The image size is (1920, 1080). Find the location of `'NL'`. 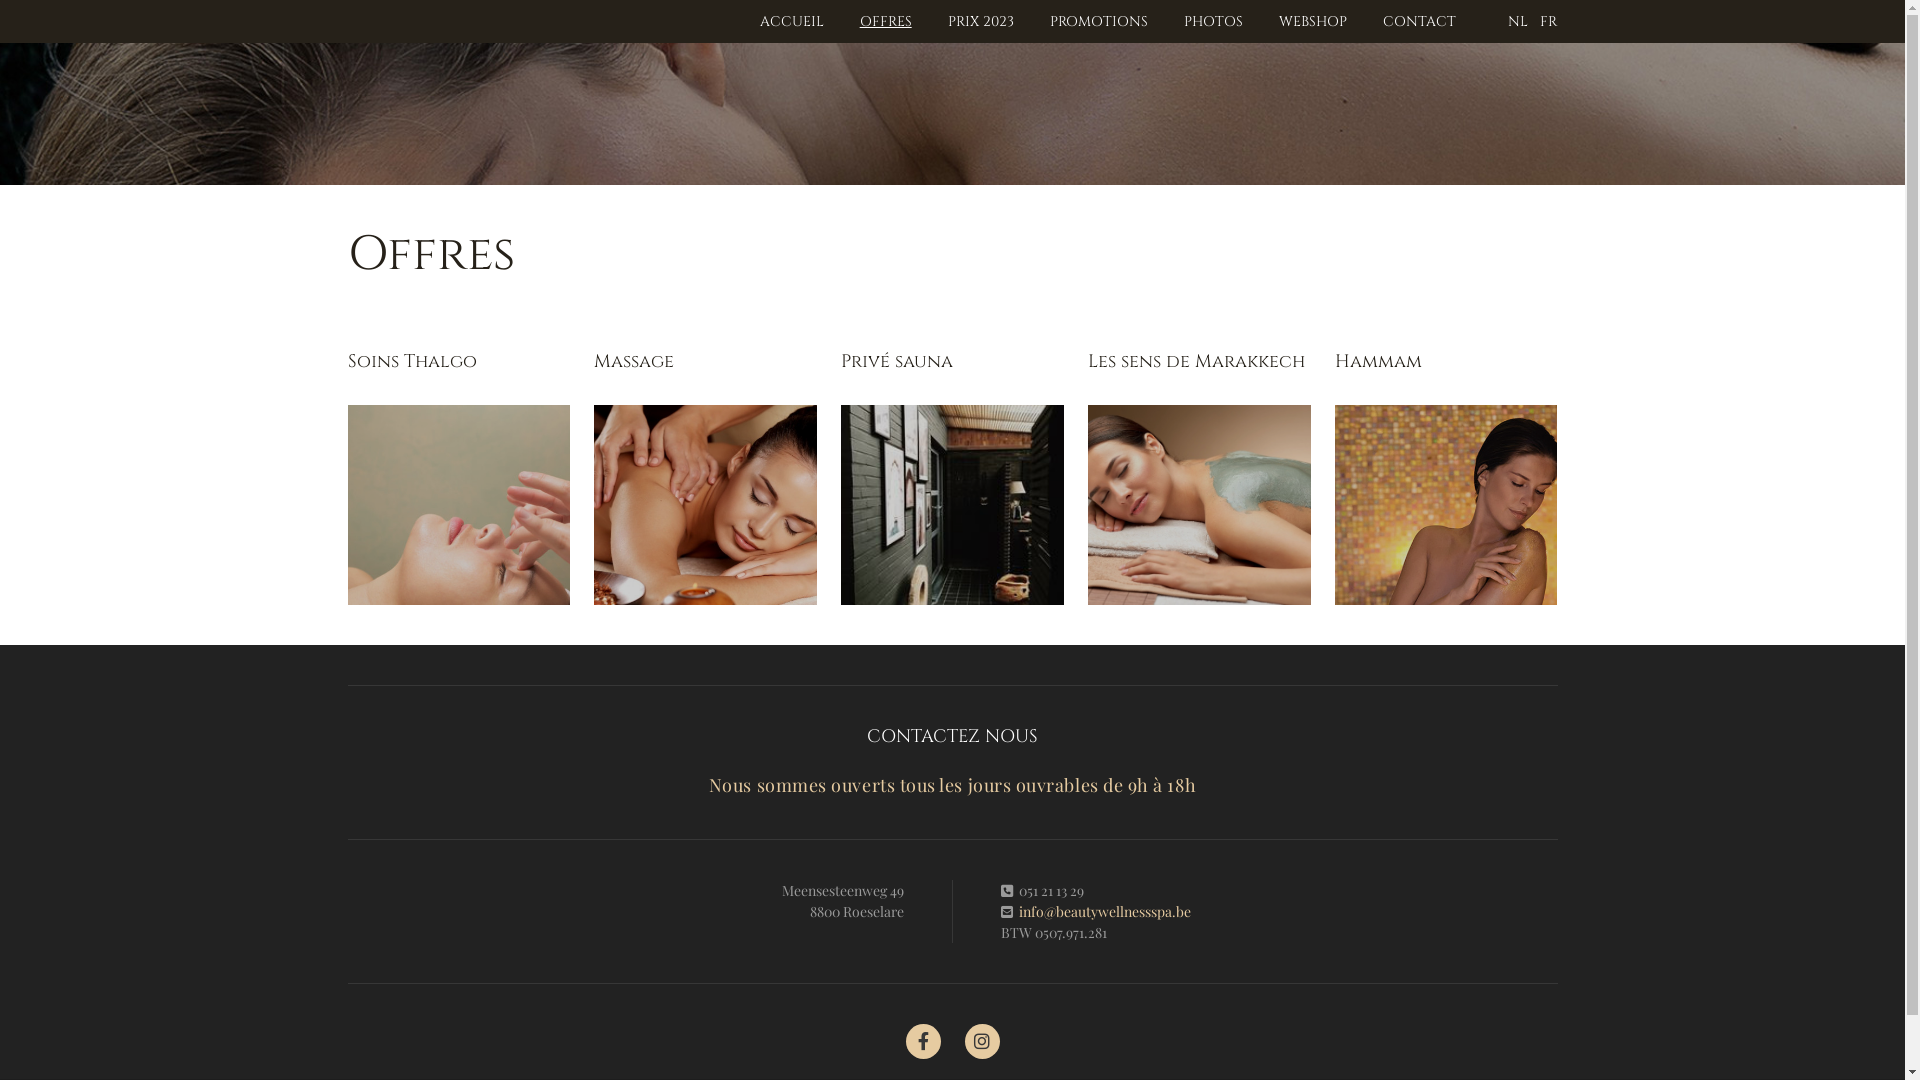

'NL' is located at coordinates (1517, 21).